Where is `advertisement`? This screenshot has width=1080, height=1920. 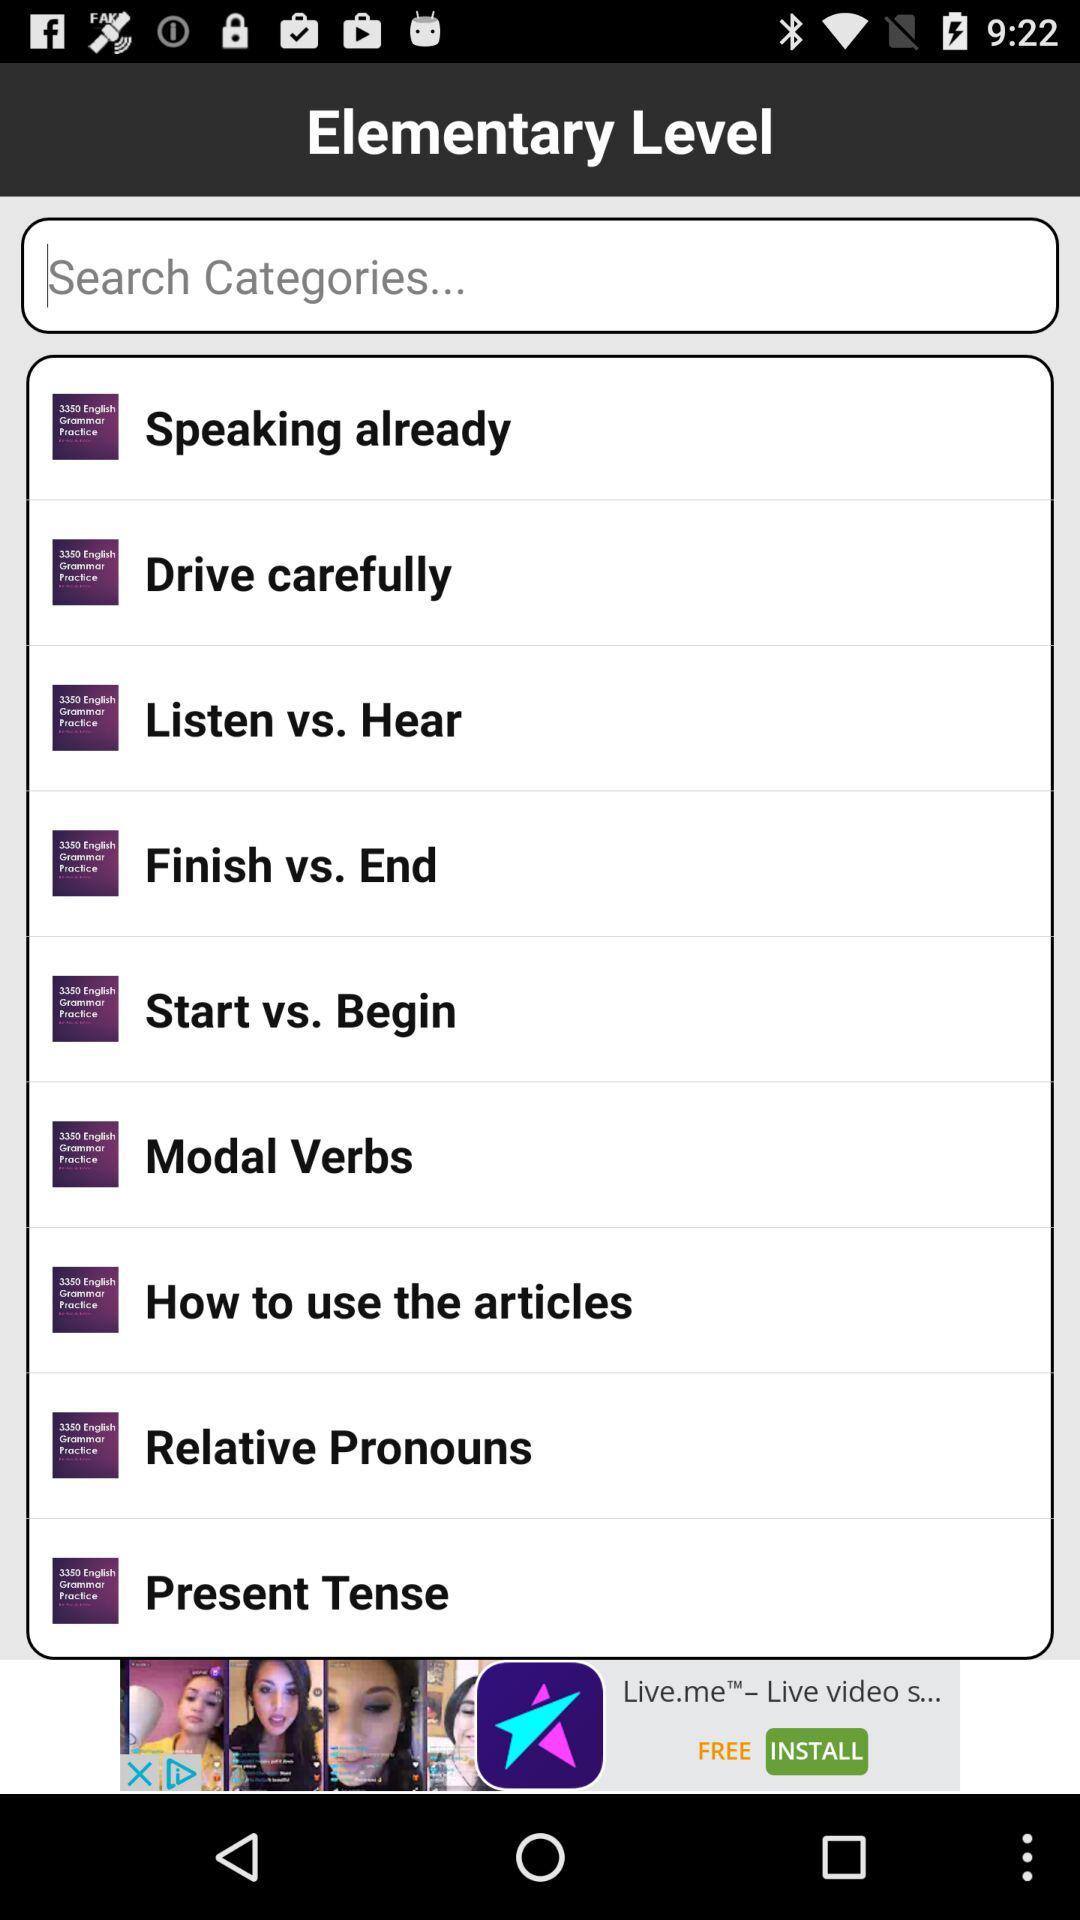
advertisement is located at coordinates (540, 1724).